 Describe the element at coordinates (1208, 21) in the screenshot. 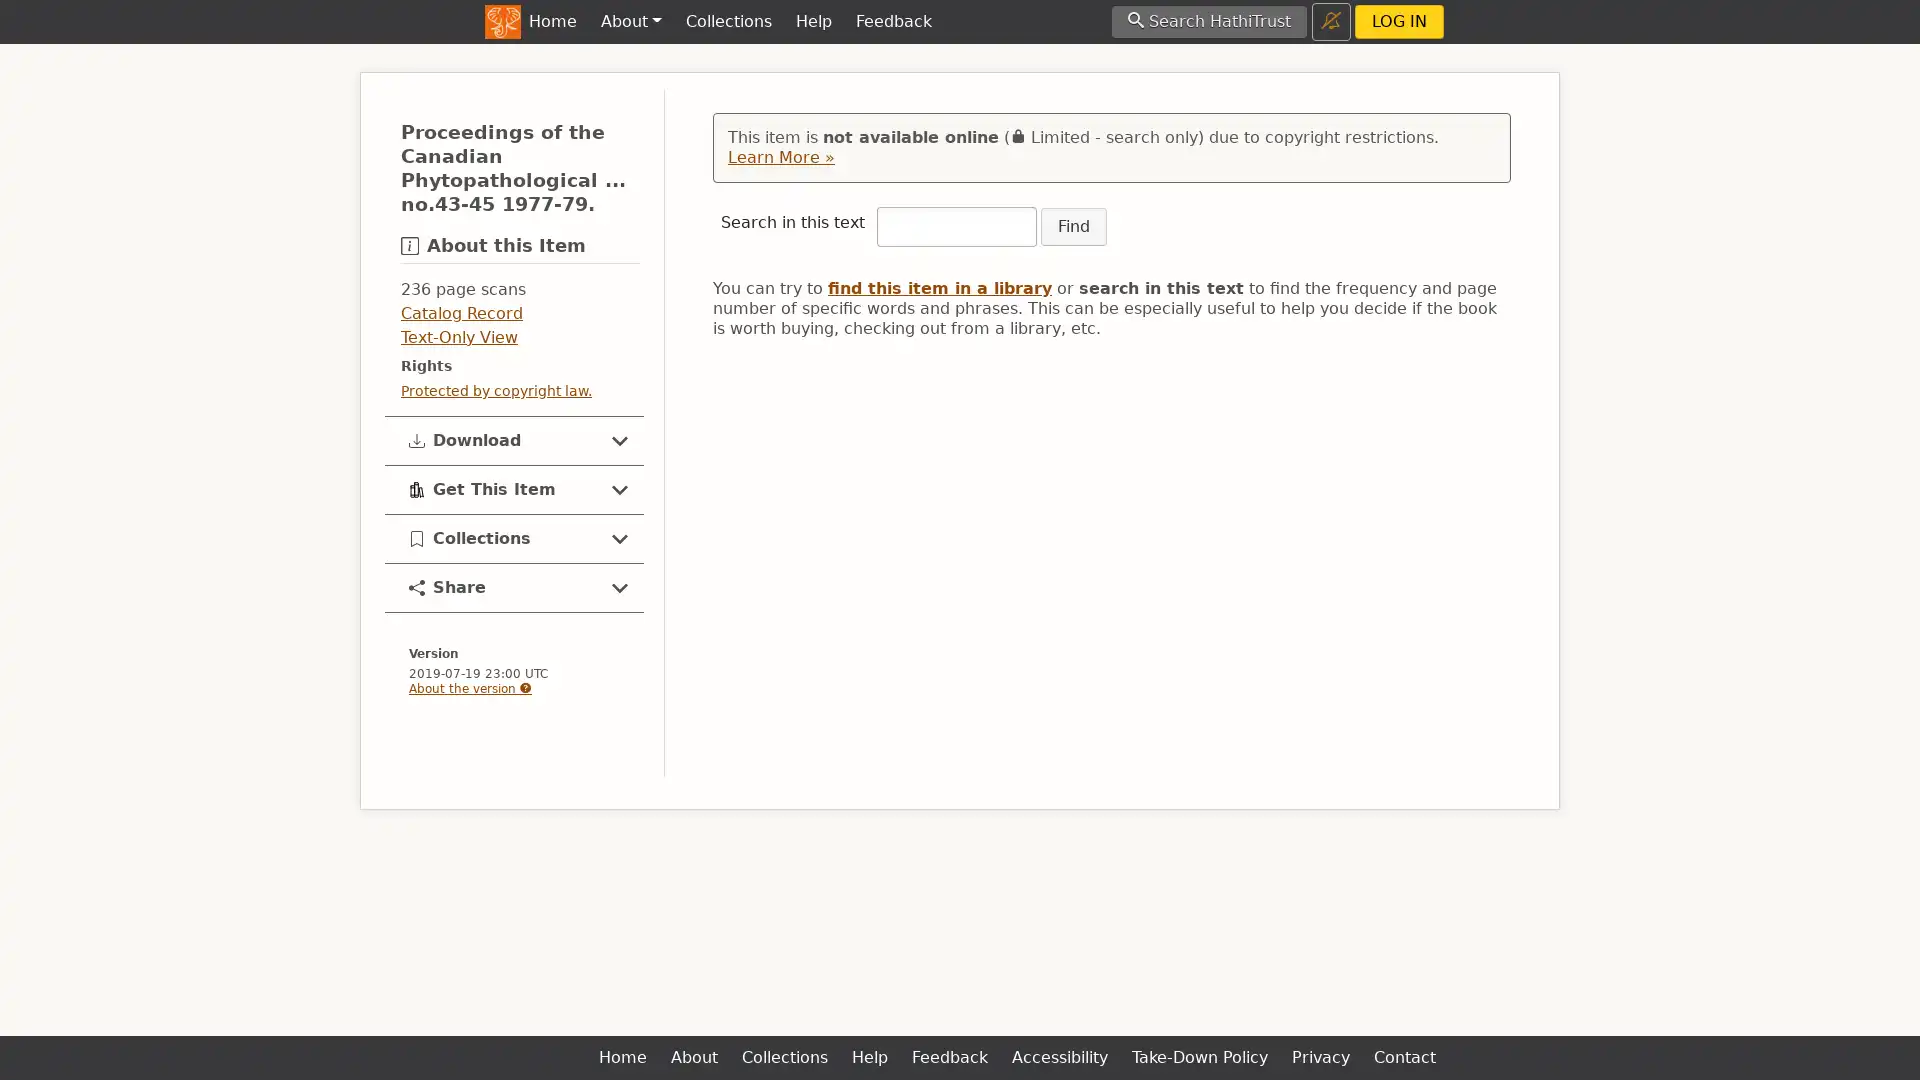

I see `Search HathiTrust` at that location.